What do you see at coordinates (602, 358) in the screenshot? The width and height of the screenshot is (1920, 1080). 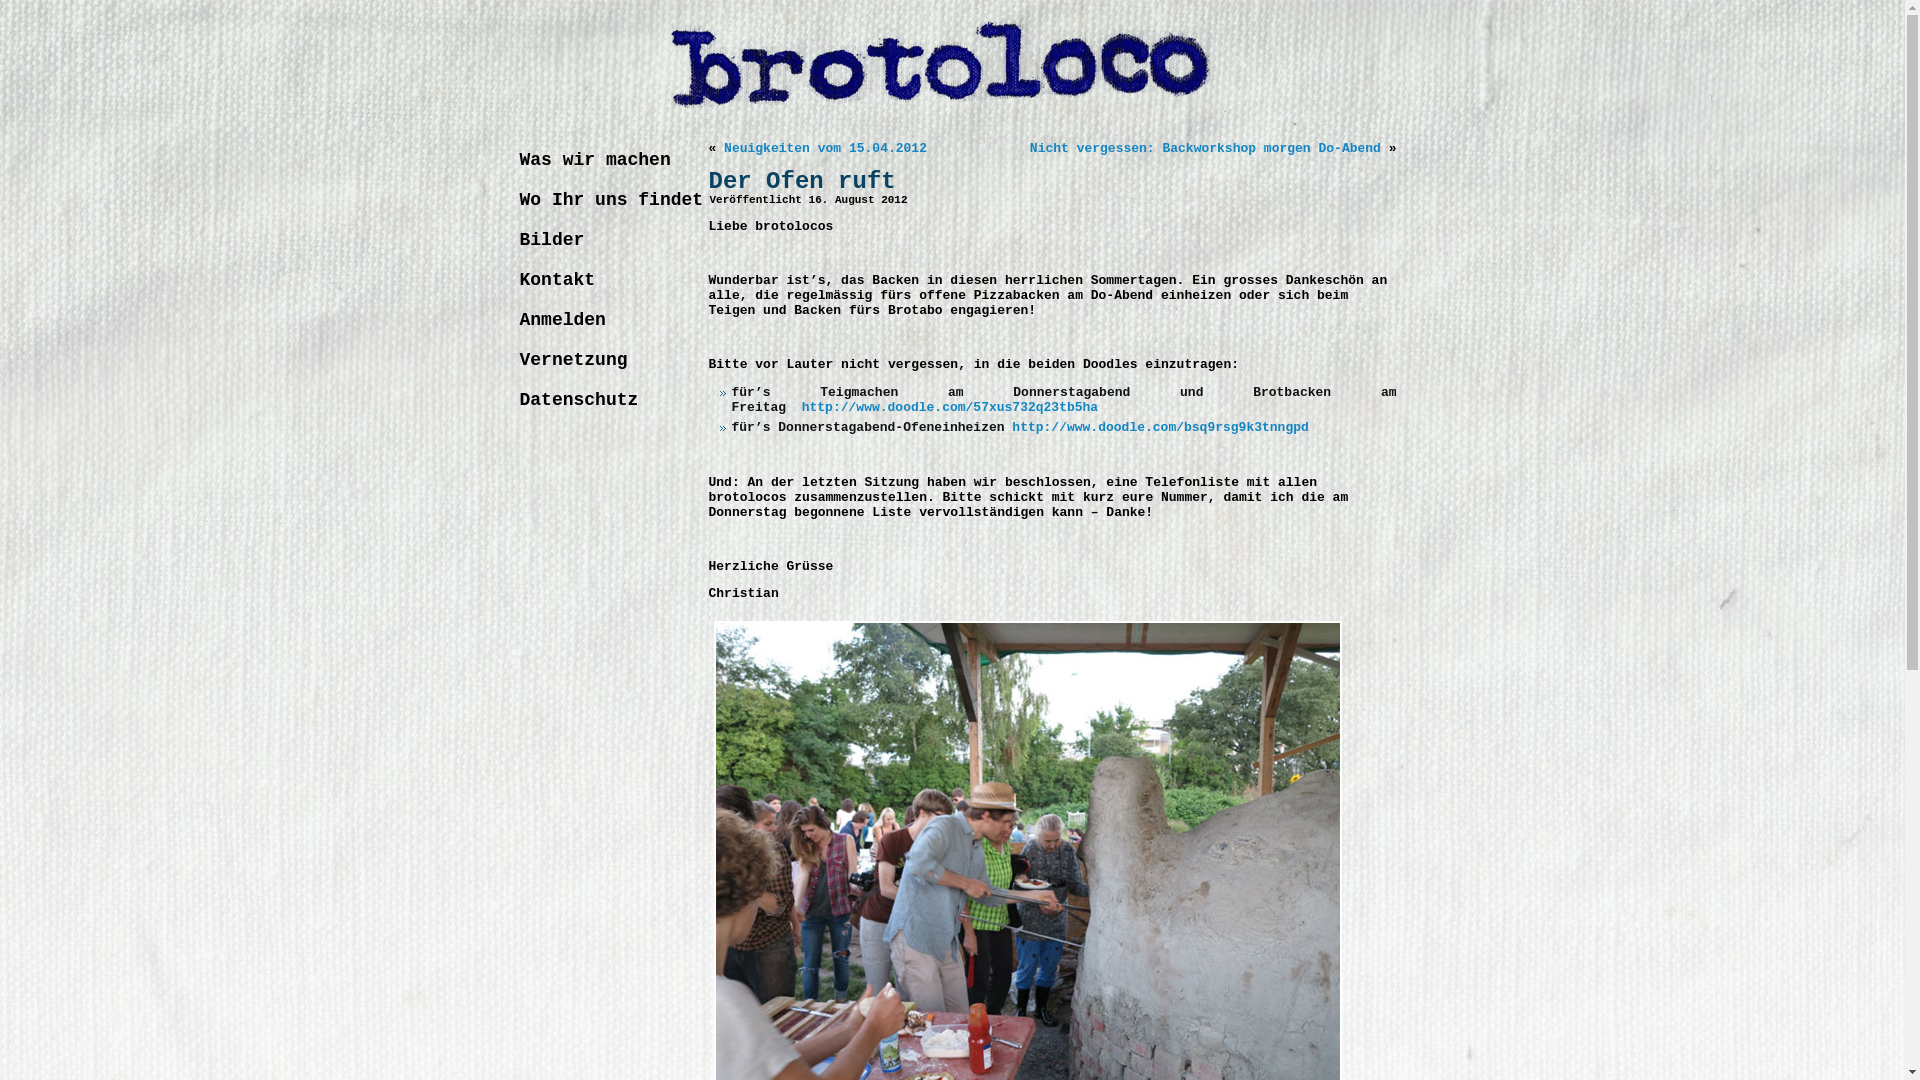 I see `'Vernetzung'` at bounding box center [602, 358].